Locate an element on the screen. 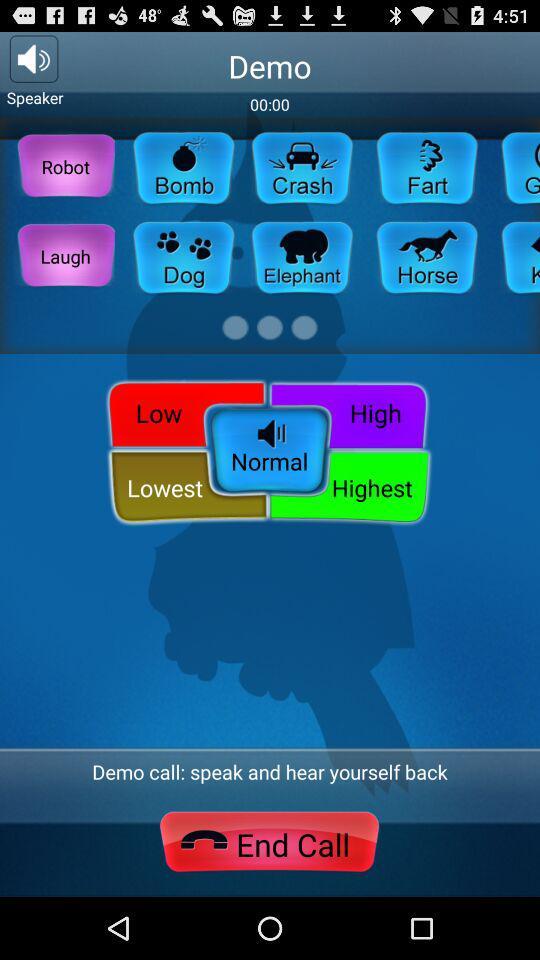 The width and height of the screenshot is (540, 960). icon above the demo call speak app is located at coordinates (269, 452).